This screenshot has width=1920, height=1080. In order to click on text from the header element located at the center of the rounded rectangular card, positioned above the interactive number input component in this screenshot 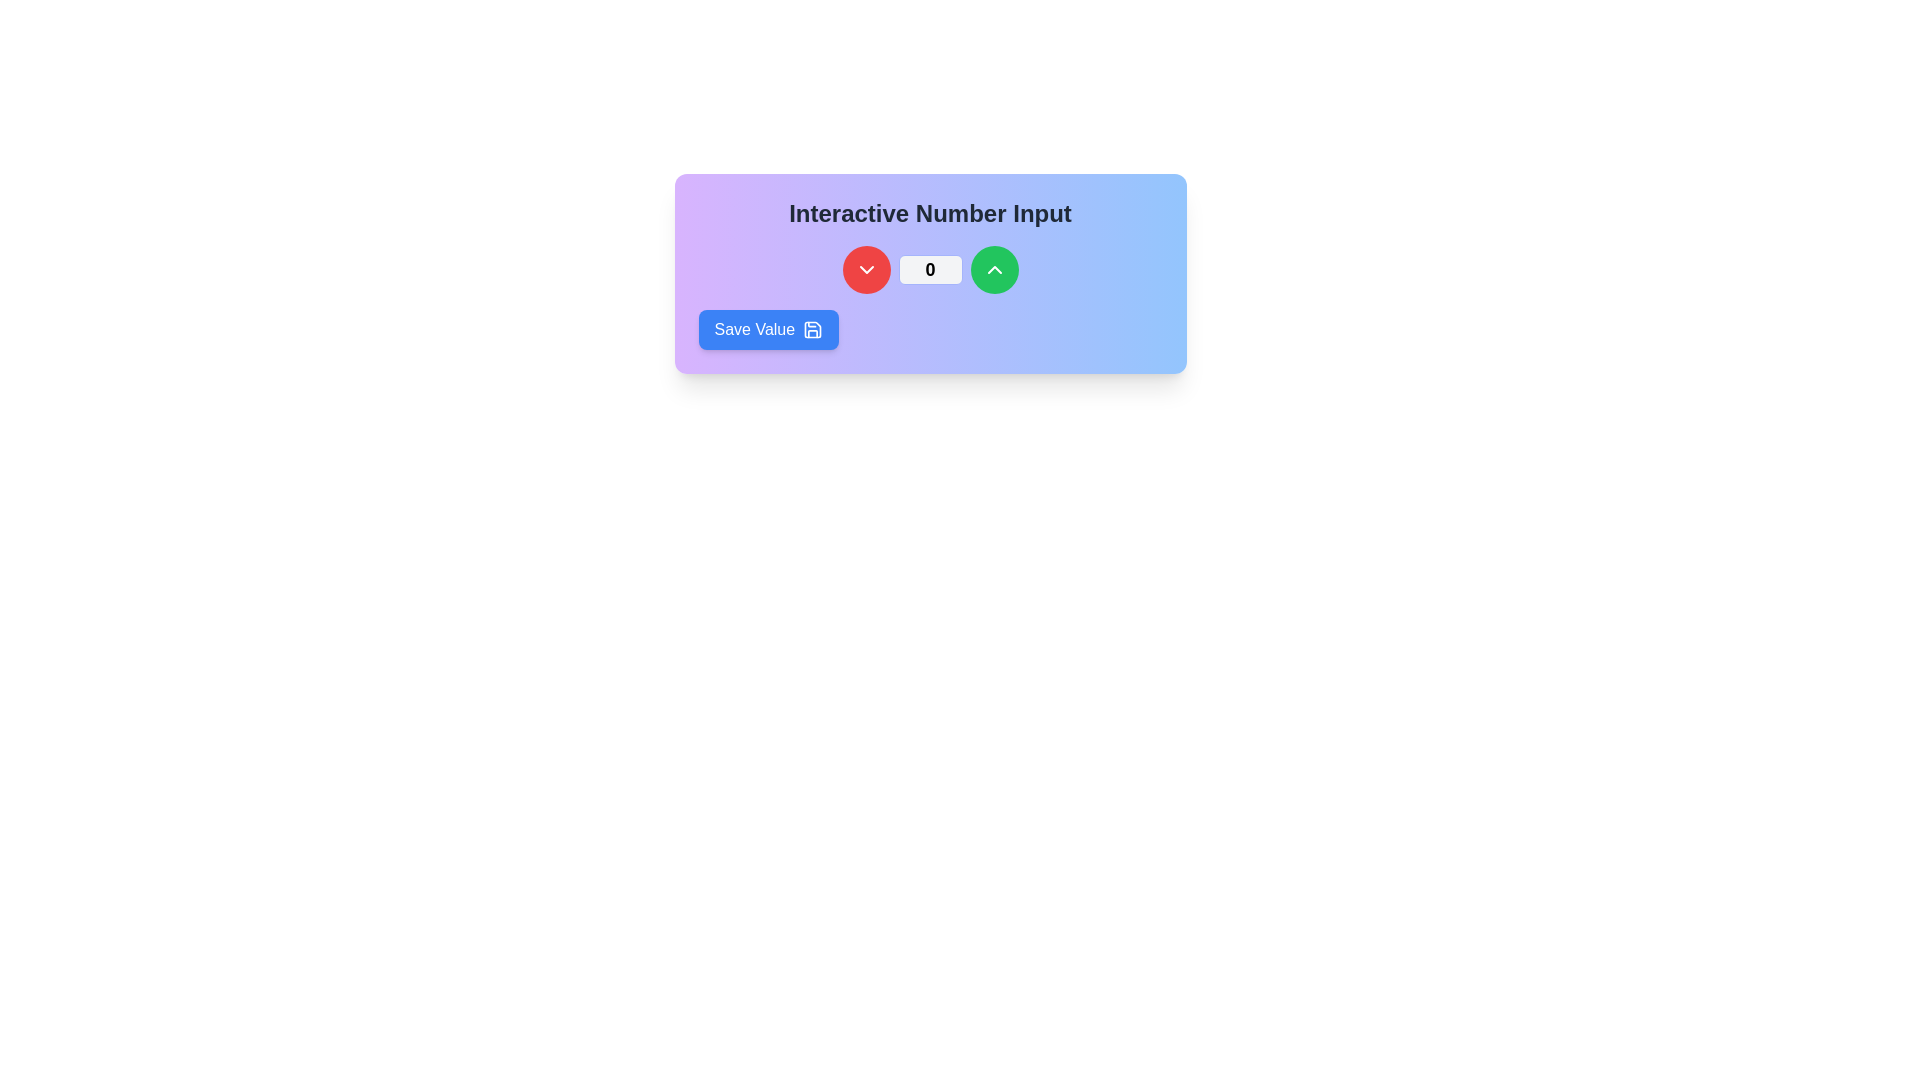, I will do `click(929, 213)`.